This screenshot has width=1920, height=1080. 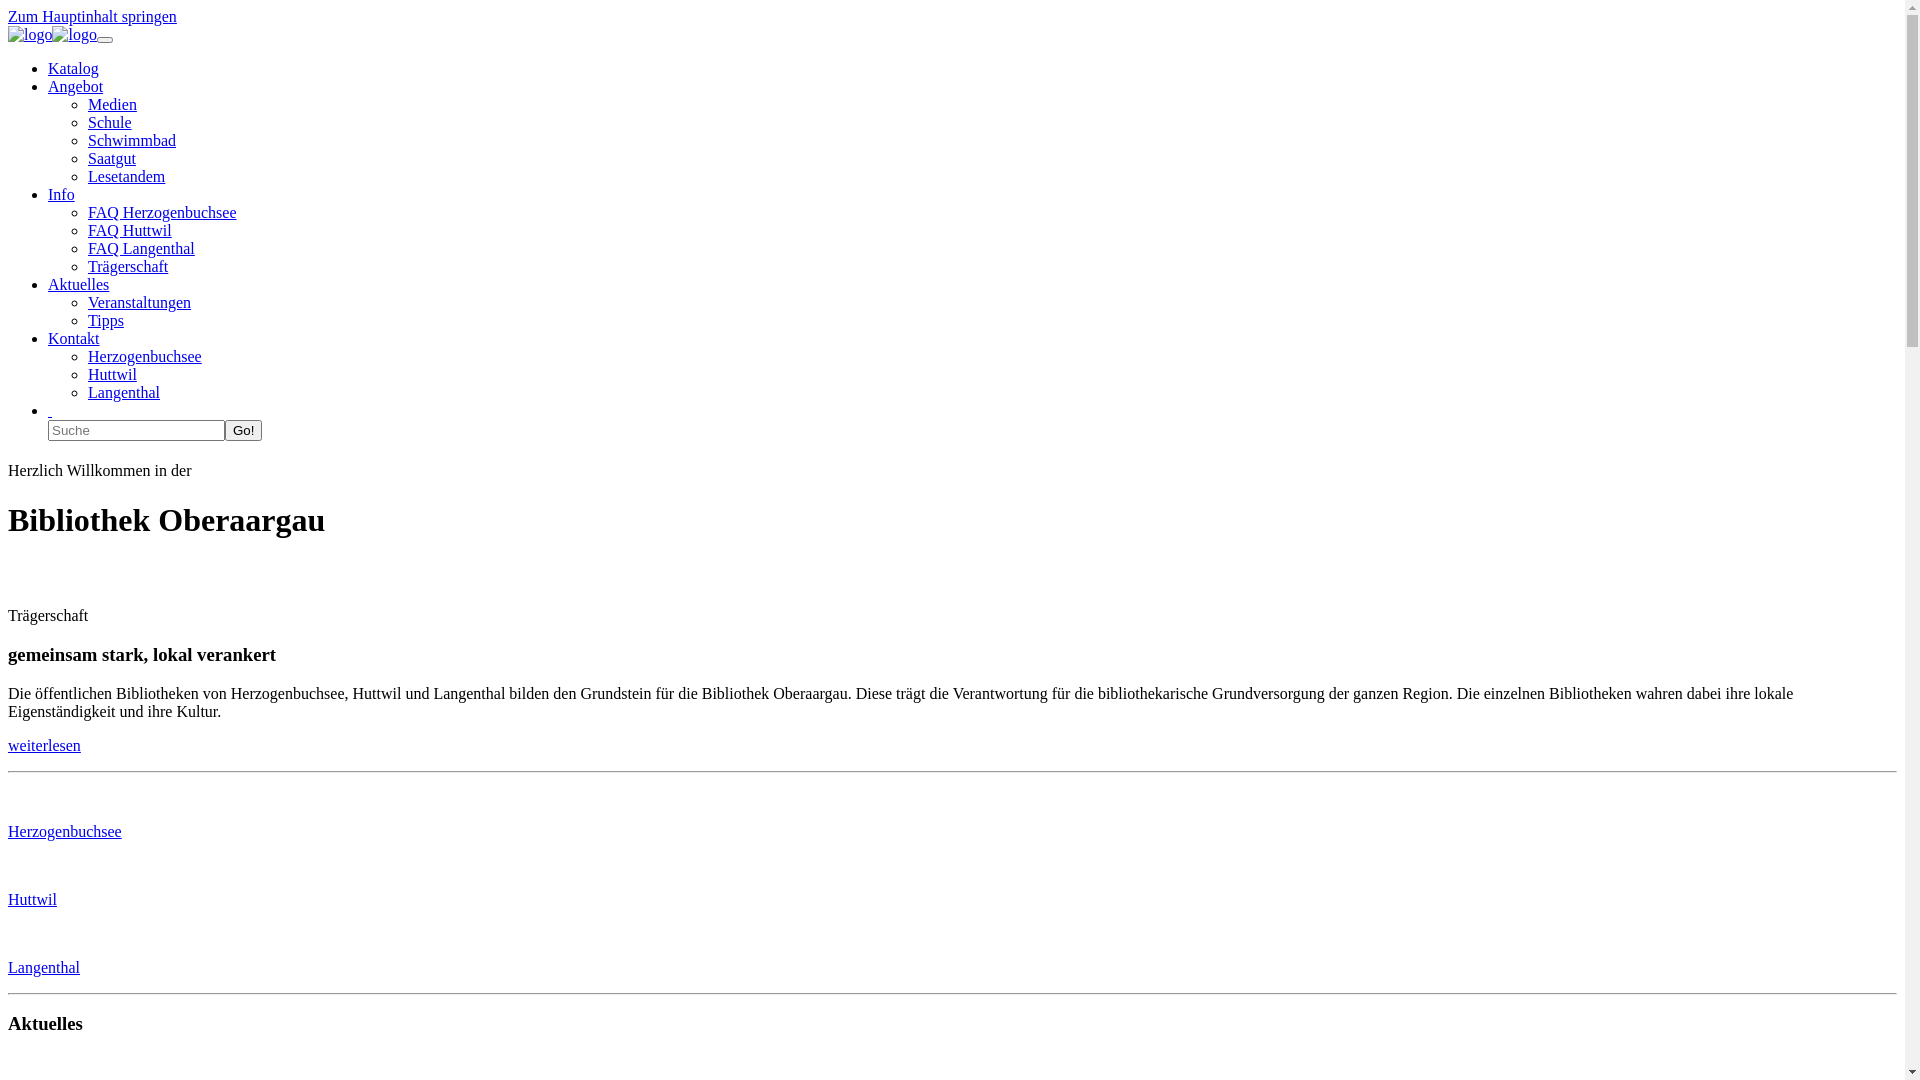 What do you see at coordinates (91, 16) in the screenshot?
I see `'Zum Hauptinhalt springen'` at bounding box center [91, 16].